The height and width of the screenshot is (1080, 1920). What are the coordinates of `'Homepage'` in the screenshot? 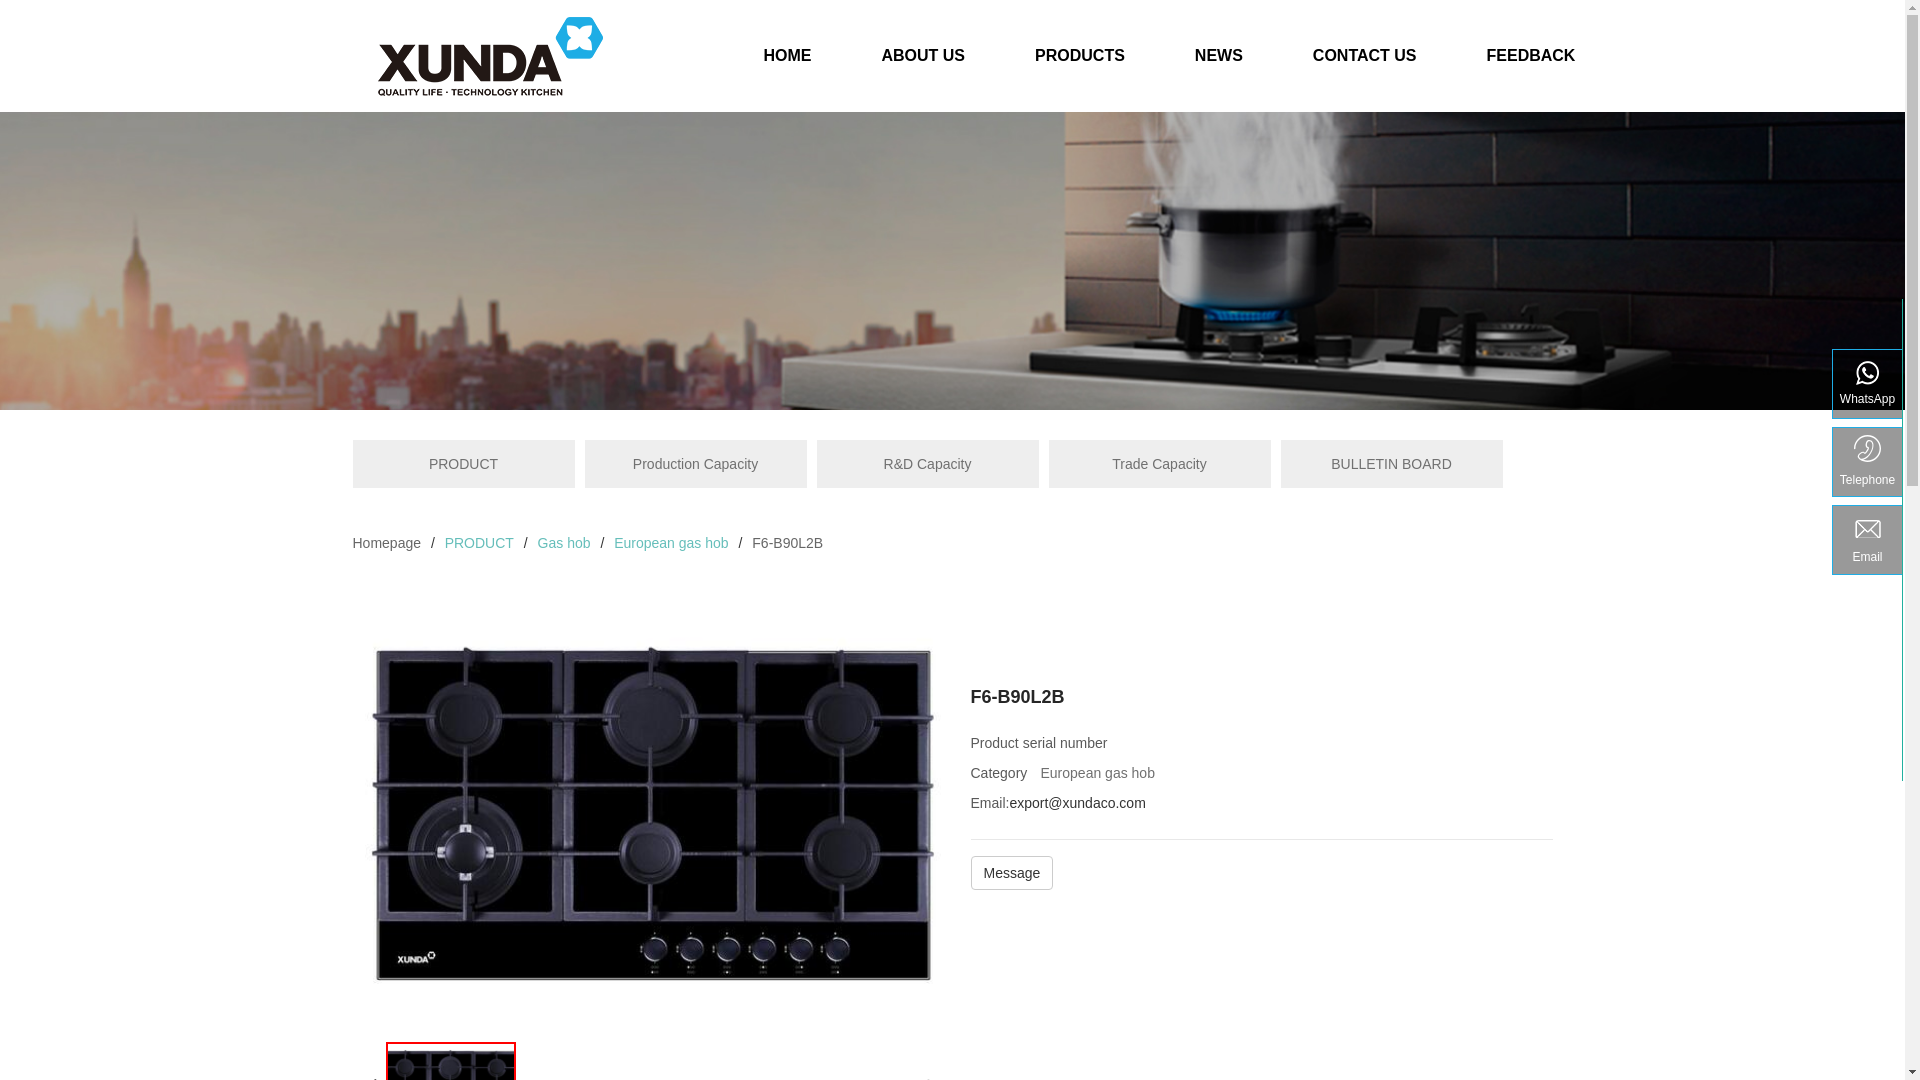 It's located at (386, 543).